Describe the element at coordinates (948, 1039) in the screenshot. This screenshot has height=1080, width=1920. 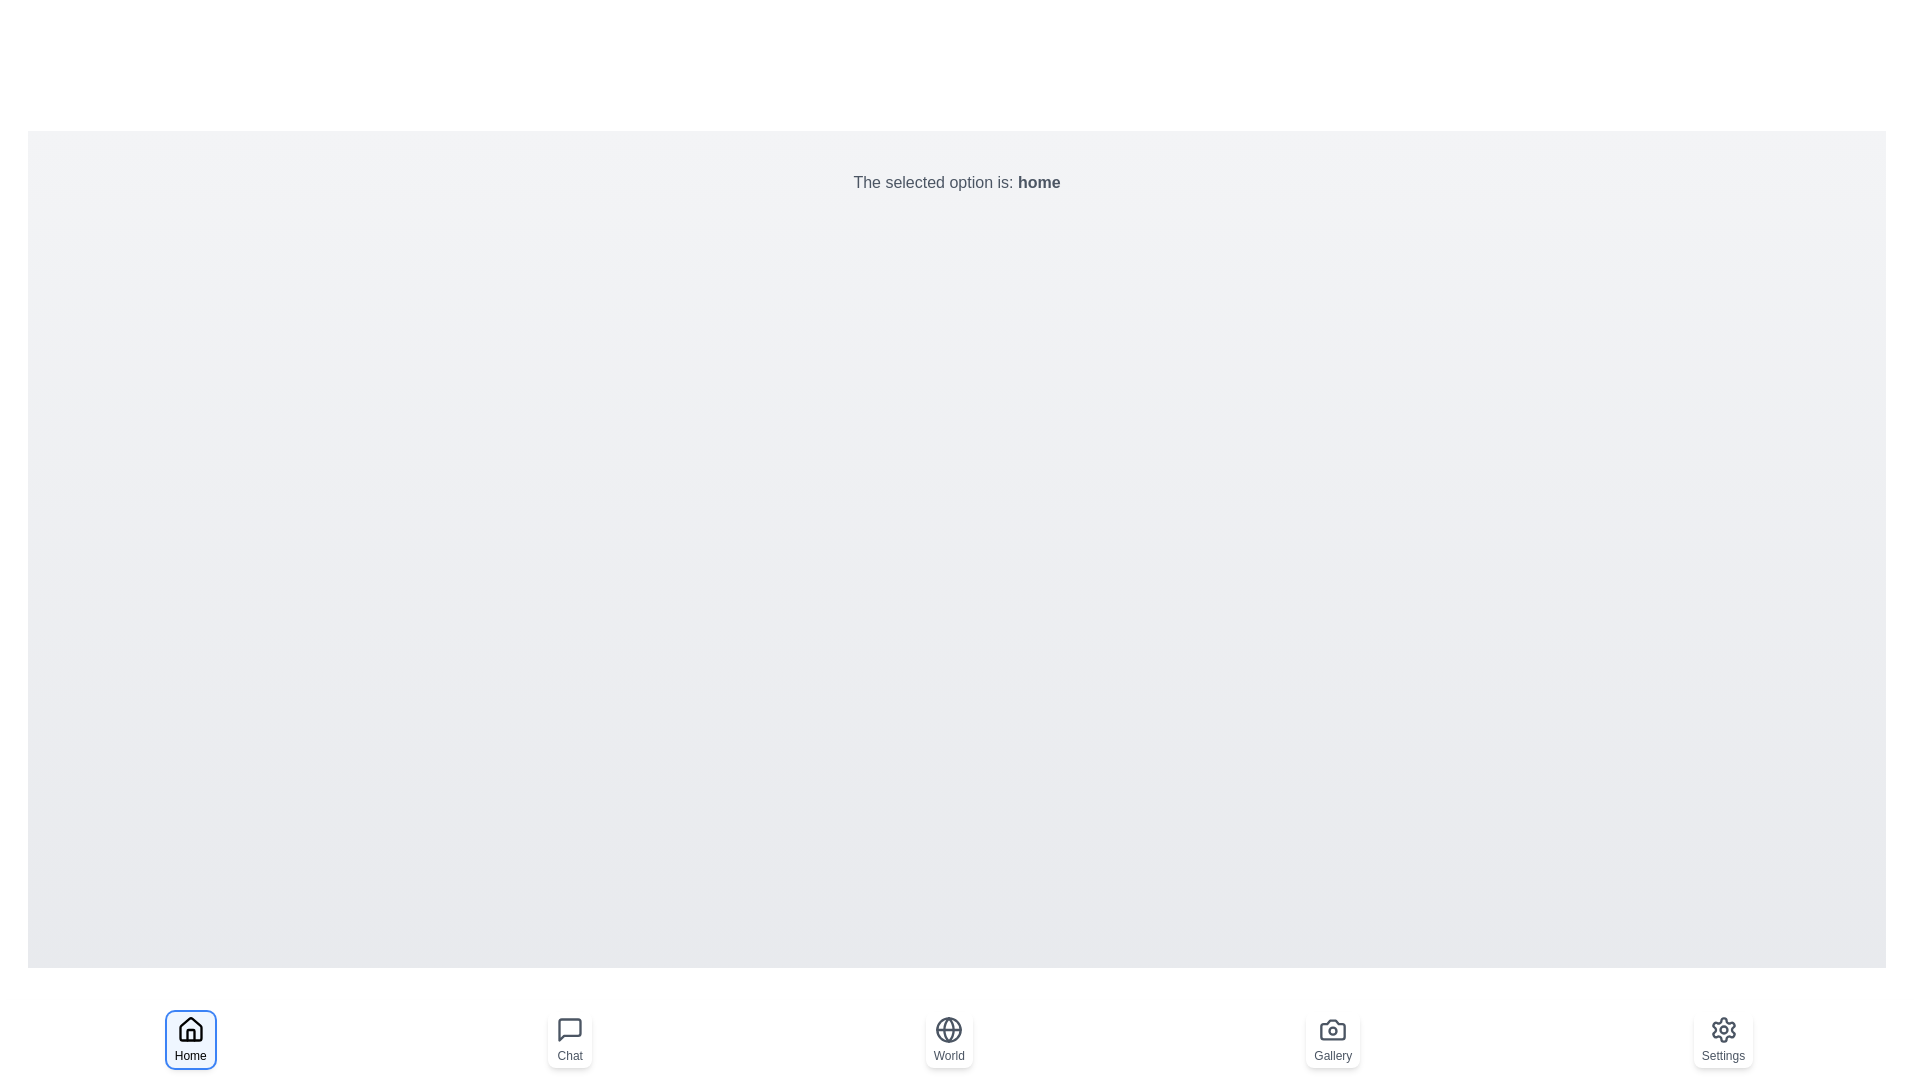
I see `the navigation option world to select it` at that location.